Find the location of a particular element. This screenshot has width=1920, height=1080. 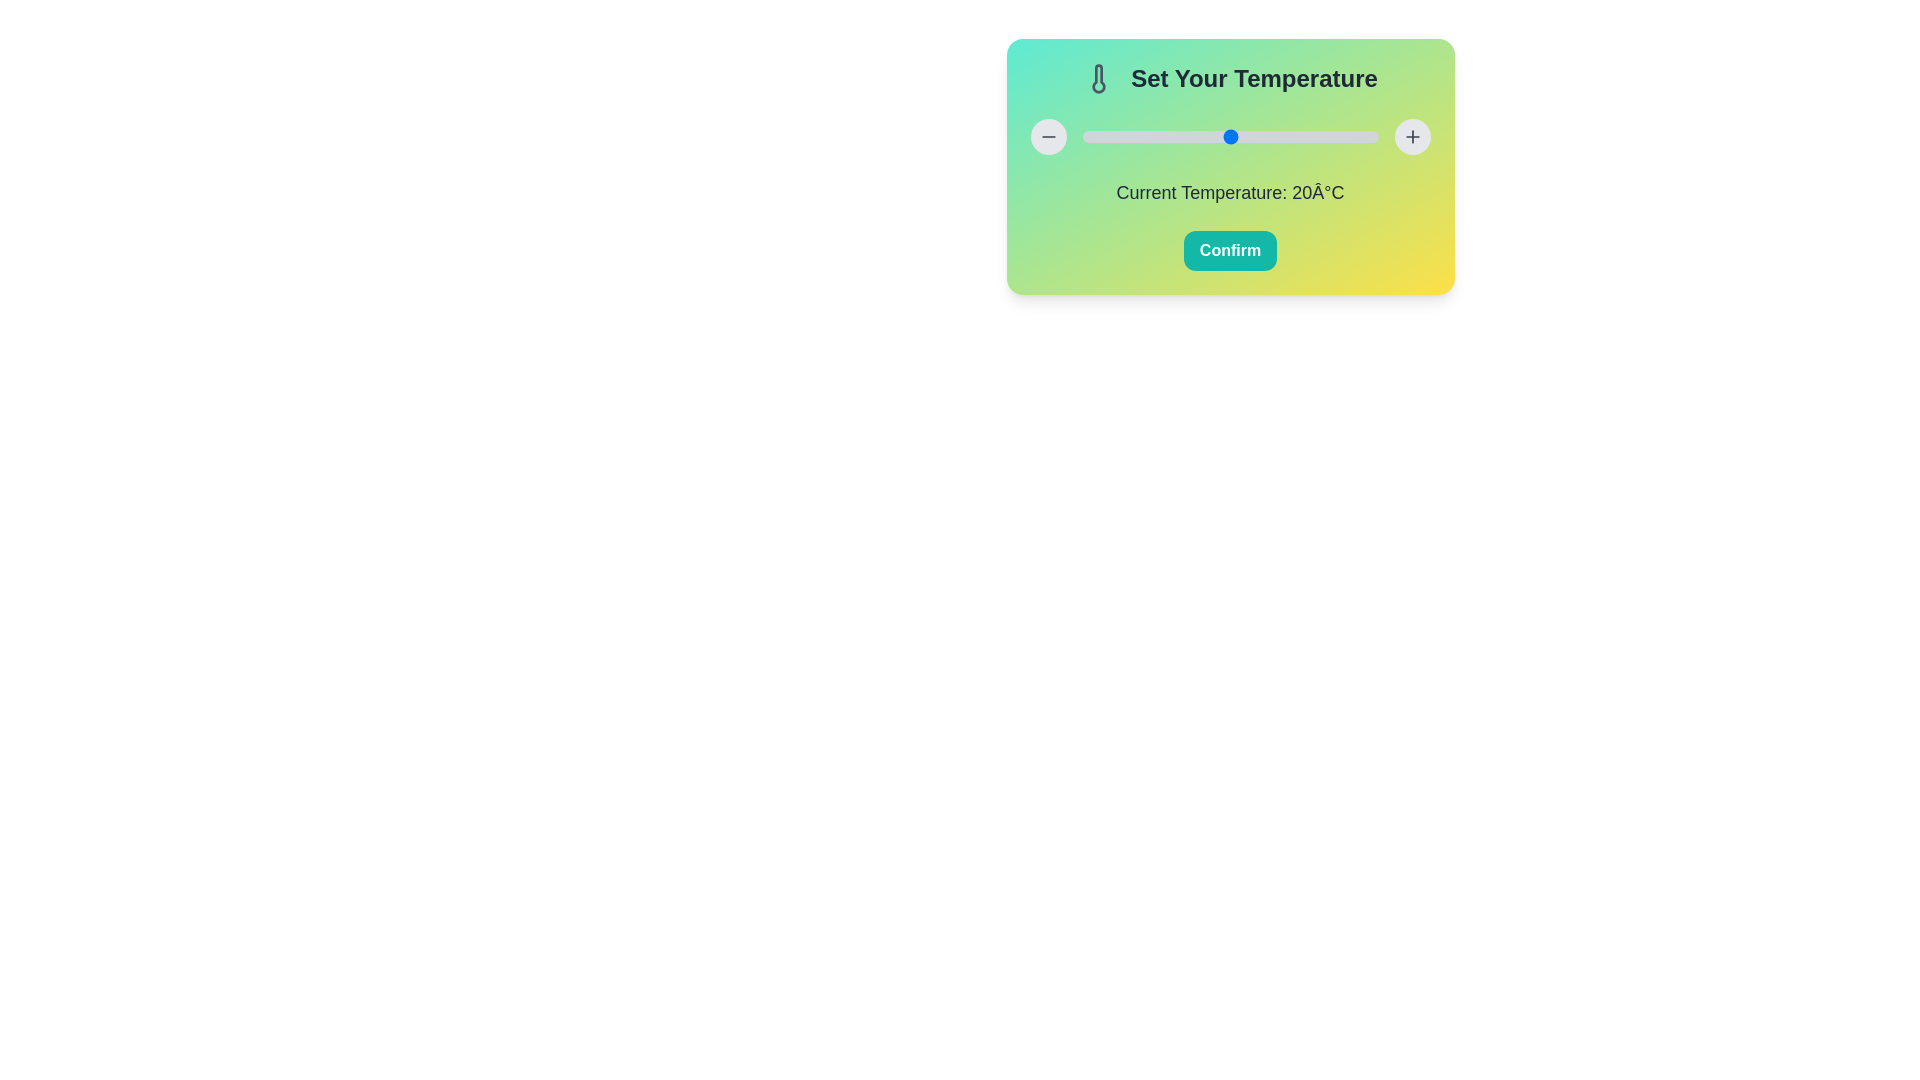

the temperature slider to set the temperature to 20°C is located at coordinates (1229, 136).